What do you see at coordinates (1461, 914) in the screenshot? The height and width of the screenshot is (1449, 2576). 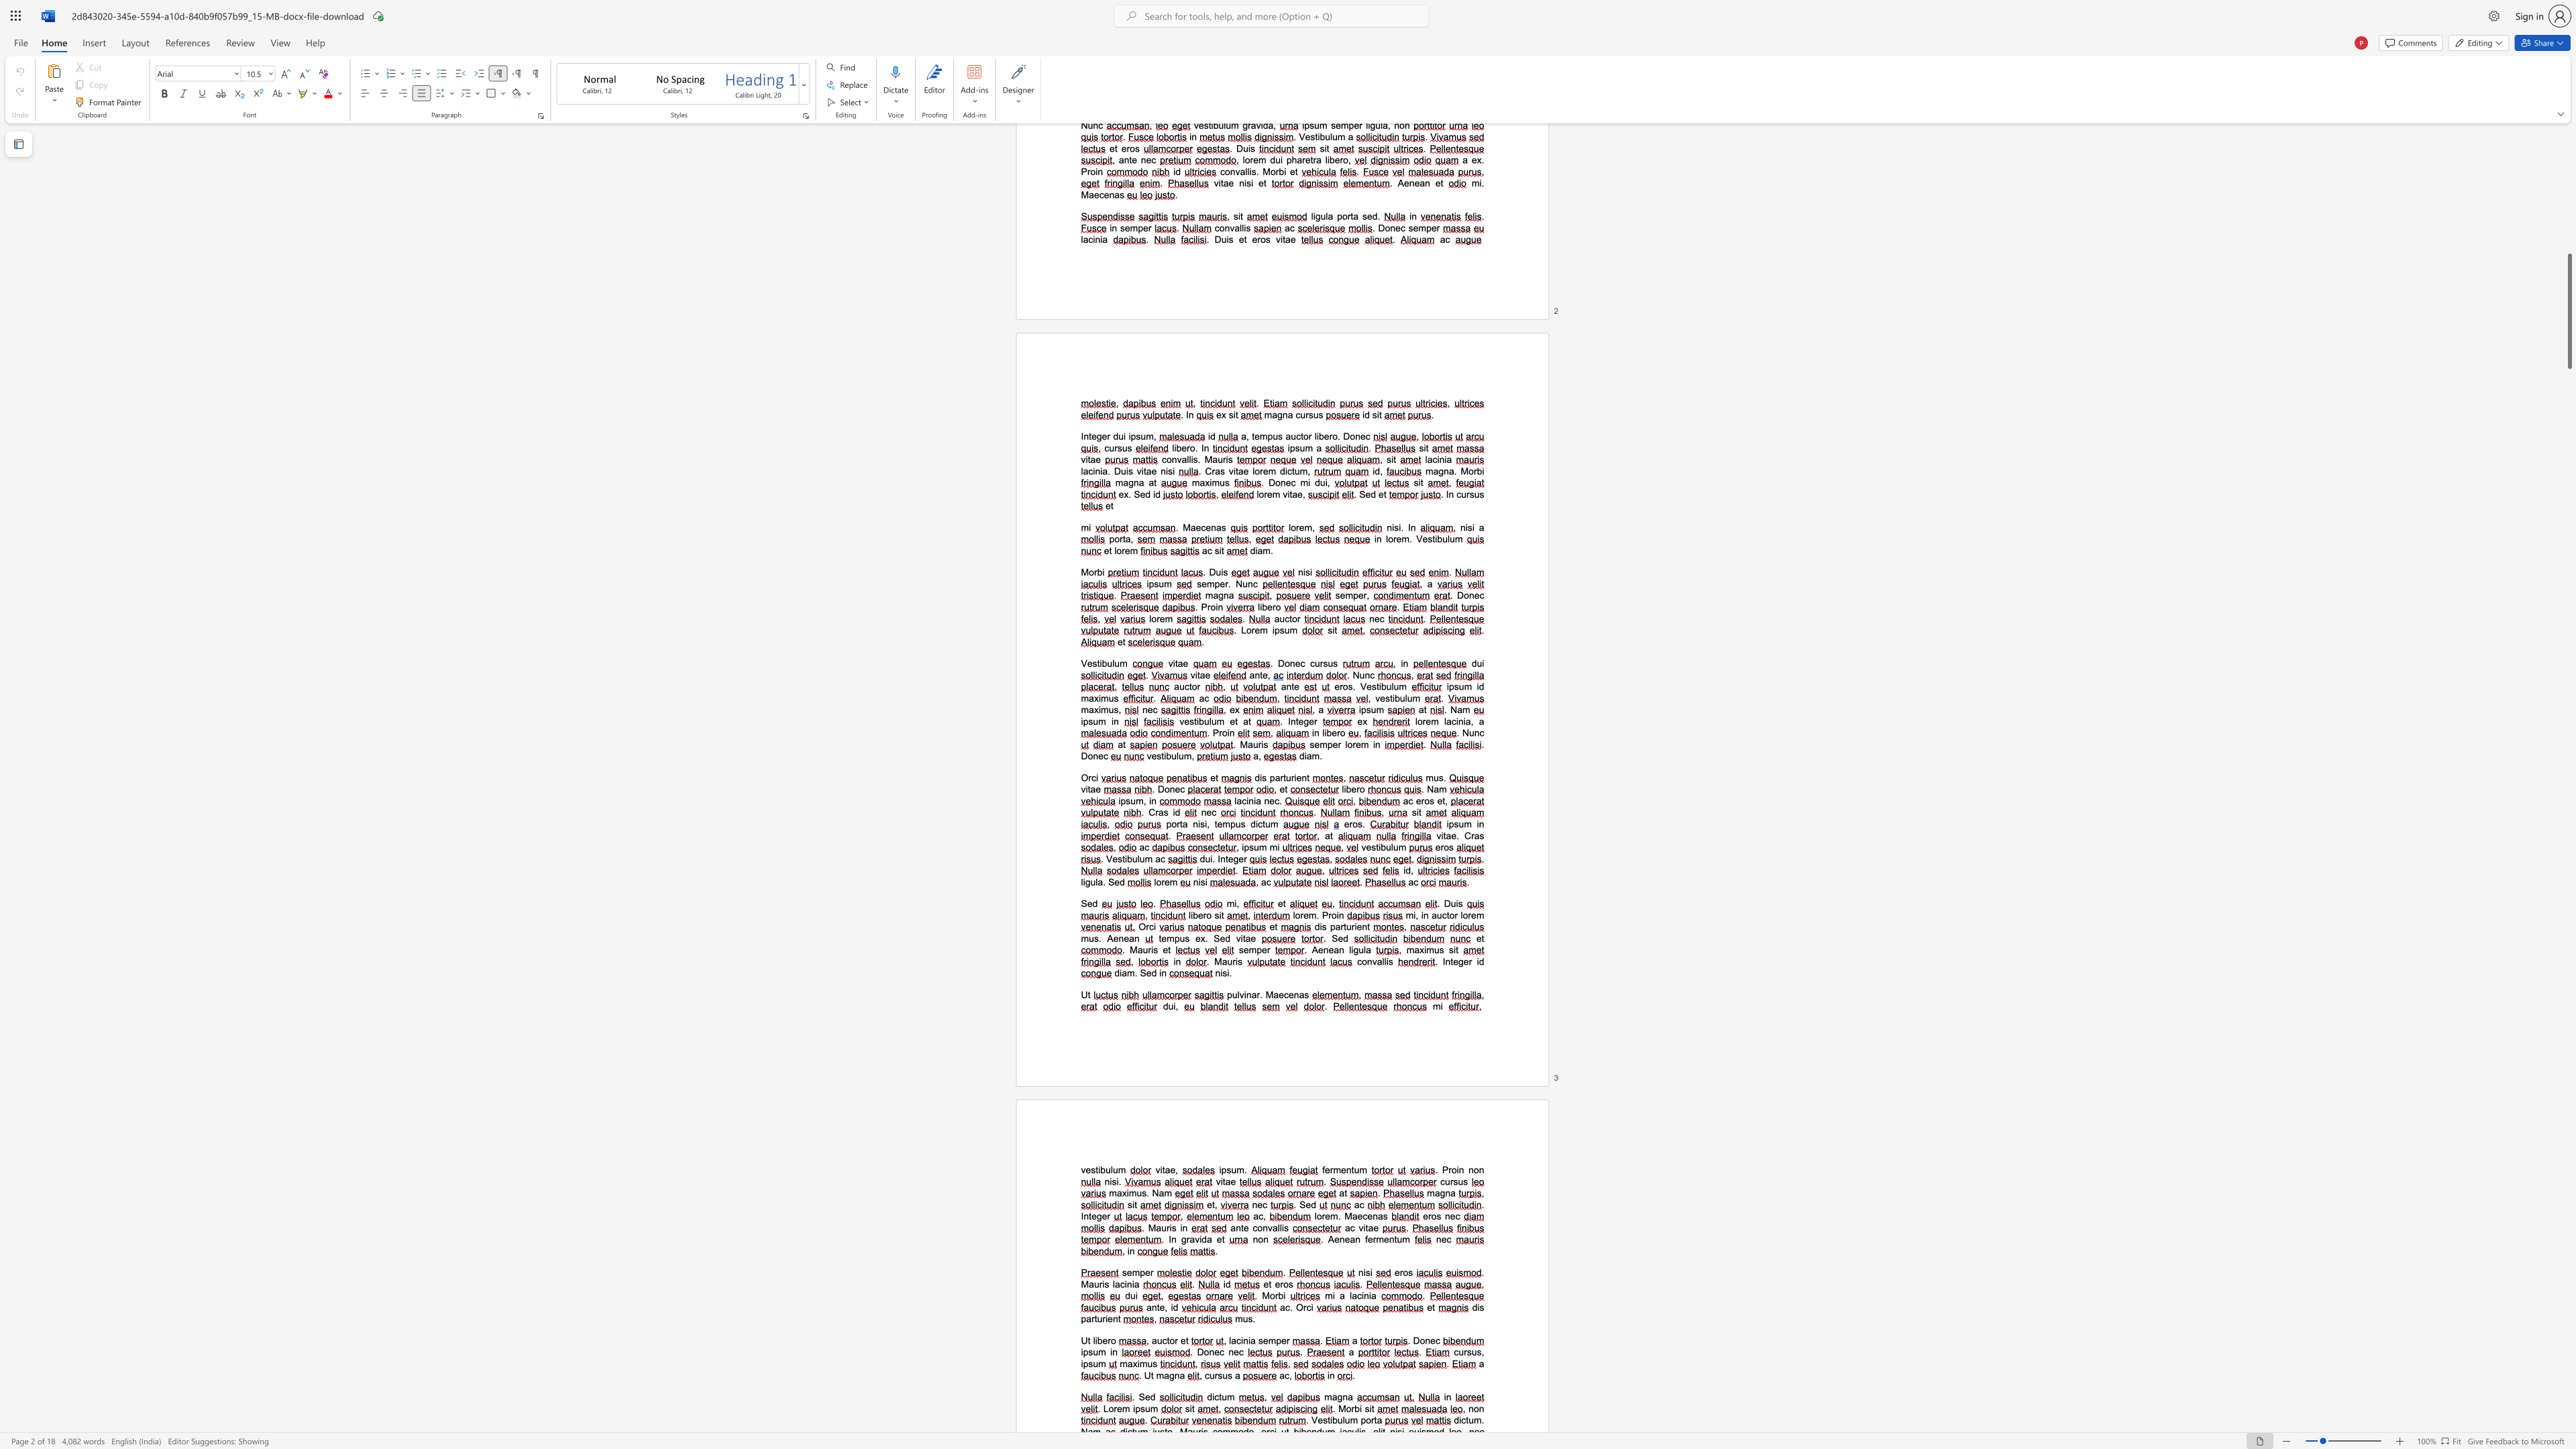 I see `the 1th character "l" in the text` at bounding box center [1461, 914].